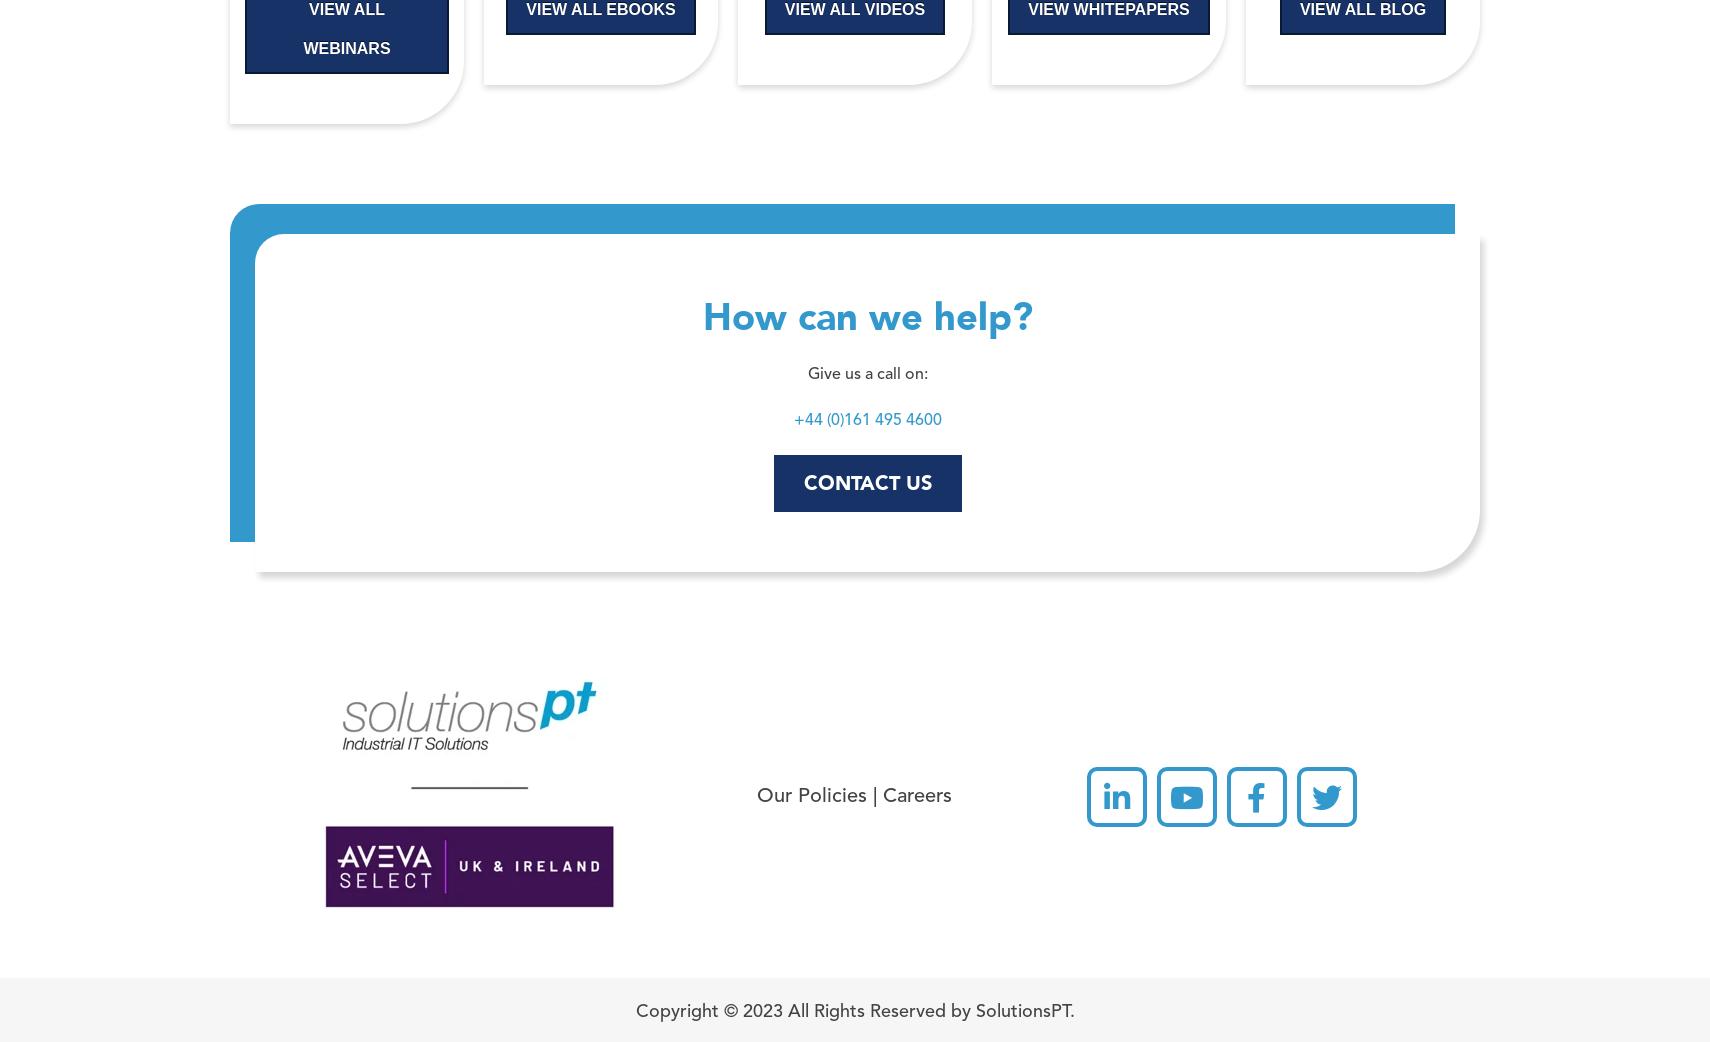 The height and width of the screenshot is (1042, 1710). I want to click on '+44 (0)161 495 4600', so click(865, 419).